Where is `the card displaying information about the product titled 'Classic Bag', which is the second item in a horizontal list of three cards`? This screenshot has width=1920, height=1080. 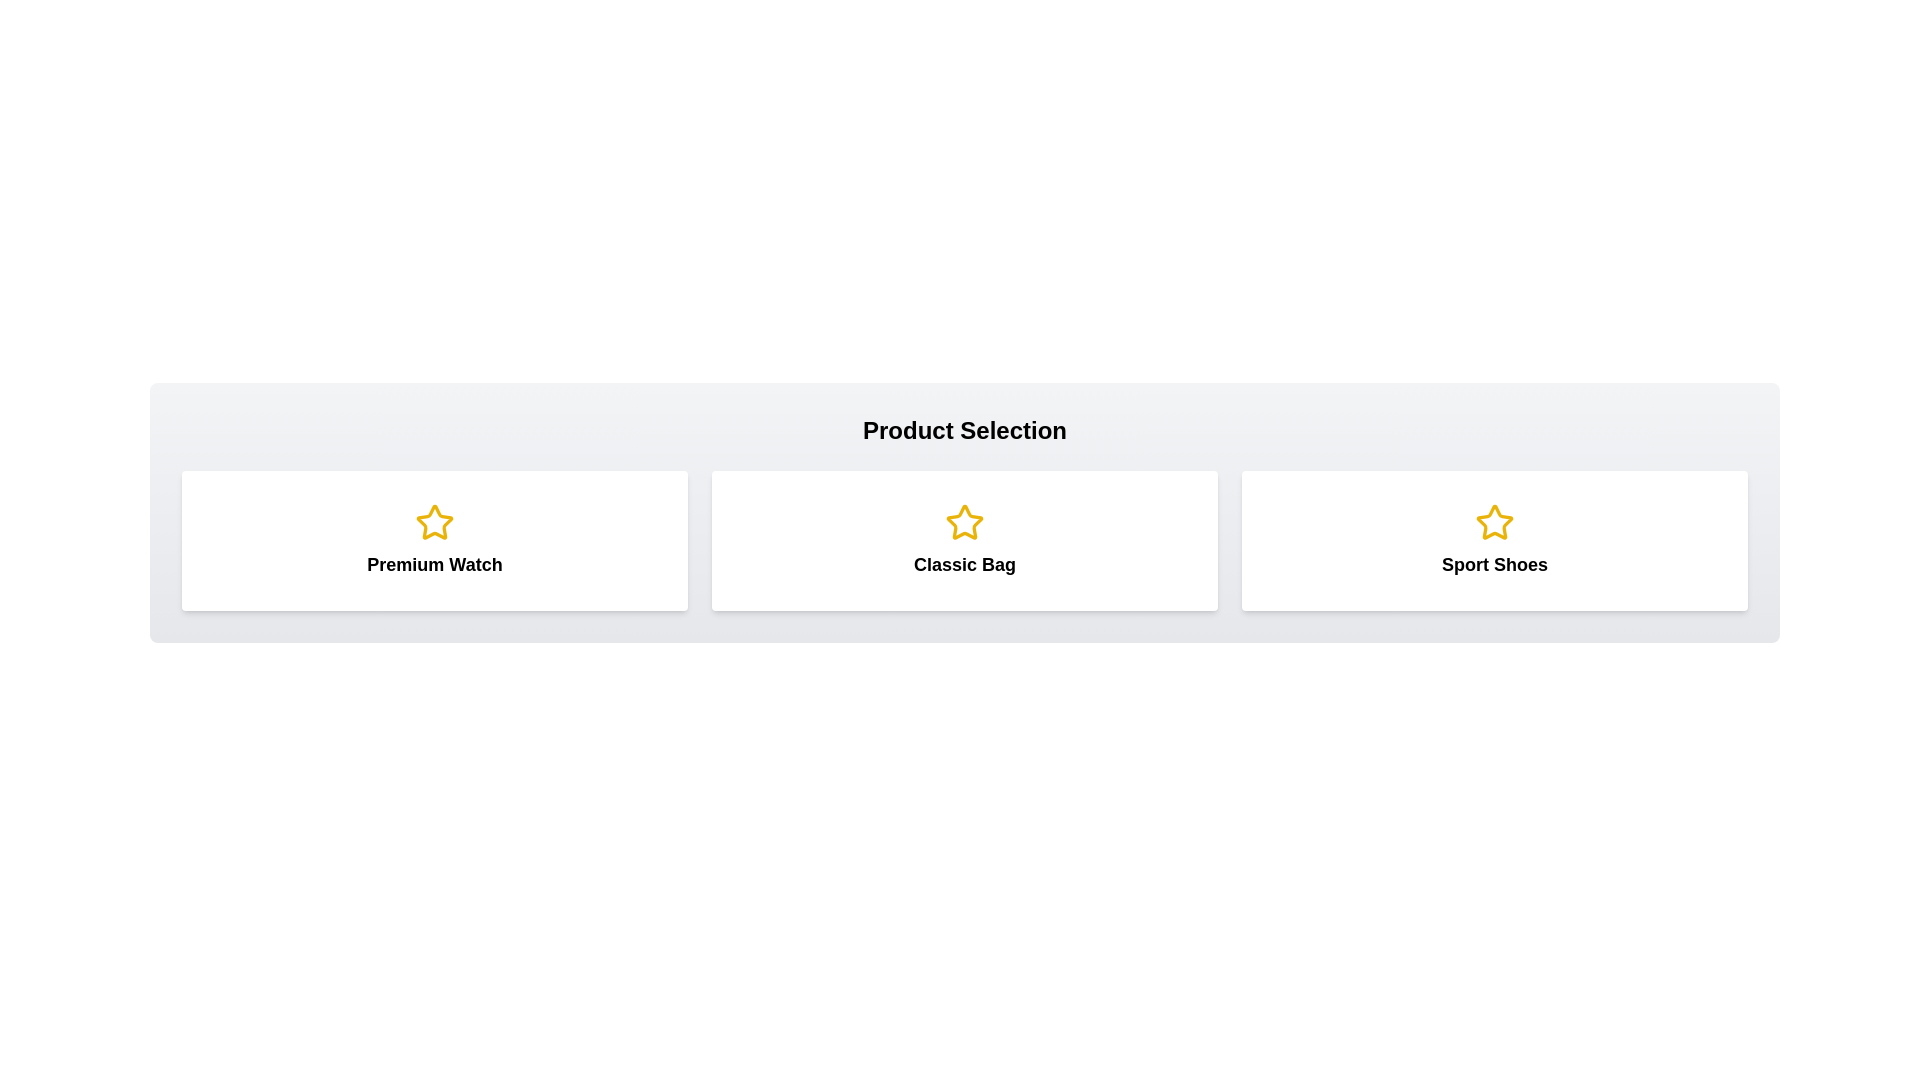 the card displaying information about the product titled 'Classic Bag', which is the second item in a horizontal list of three cards is located at coordinates (964, 540).